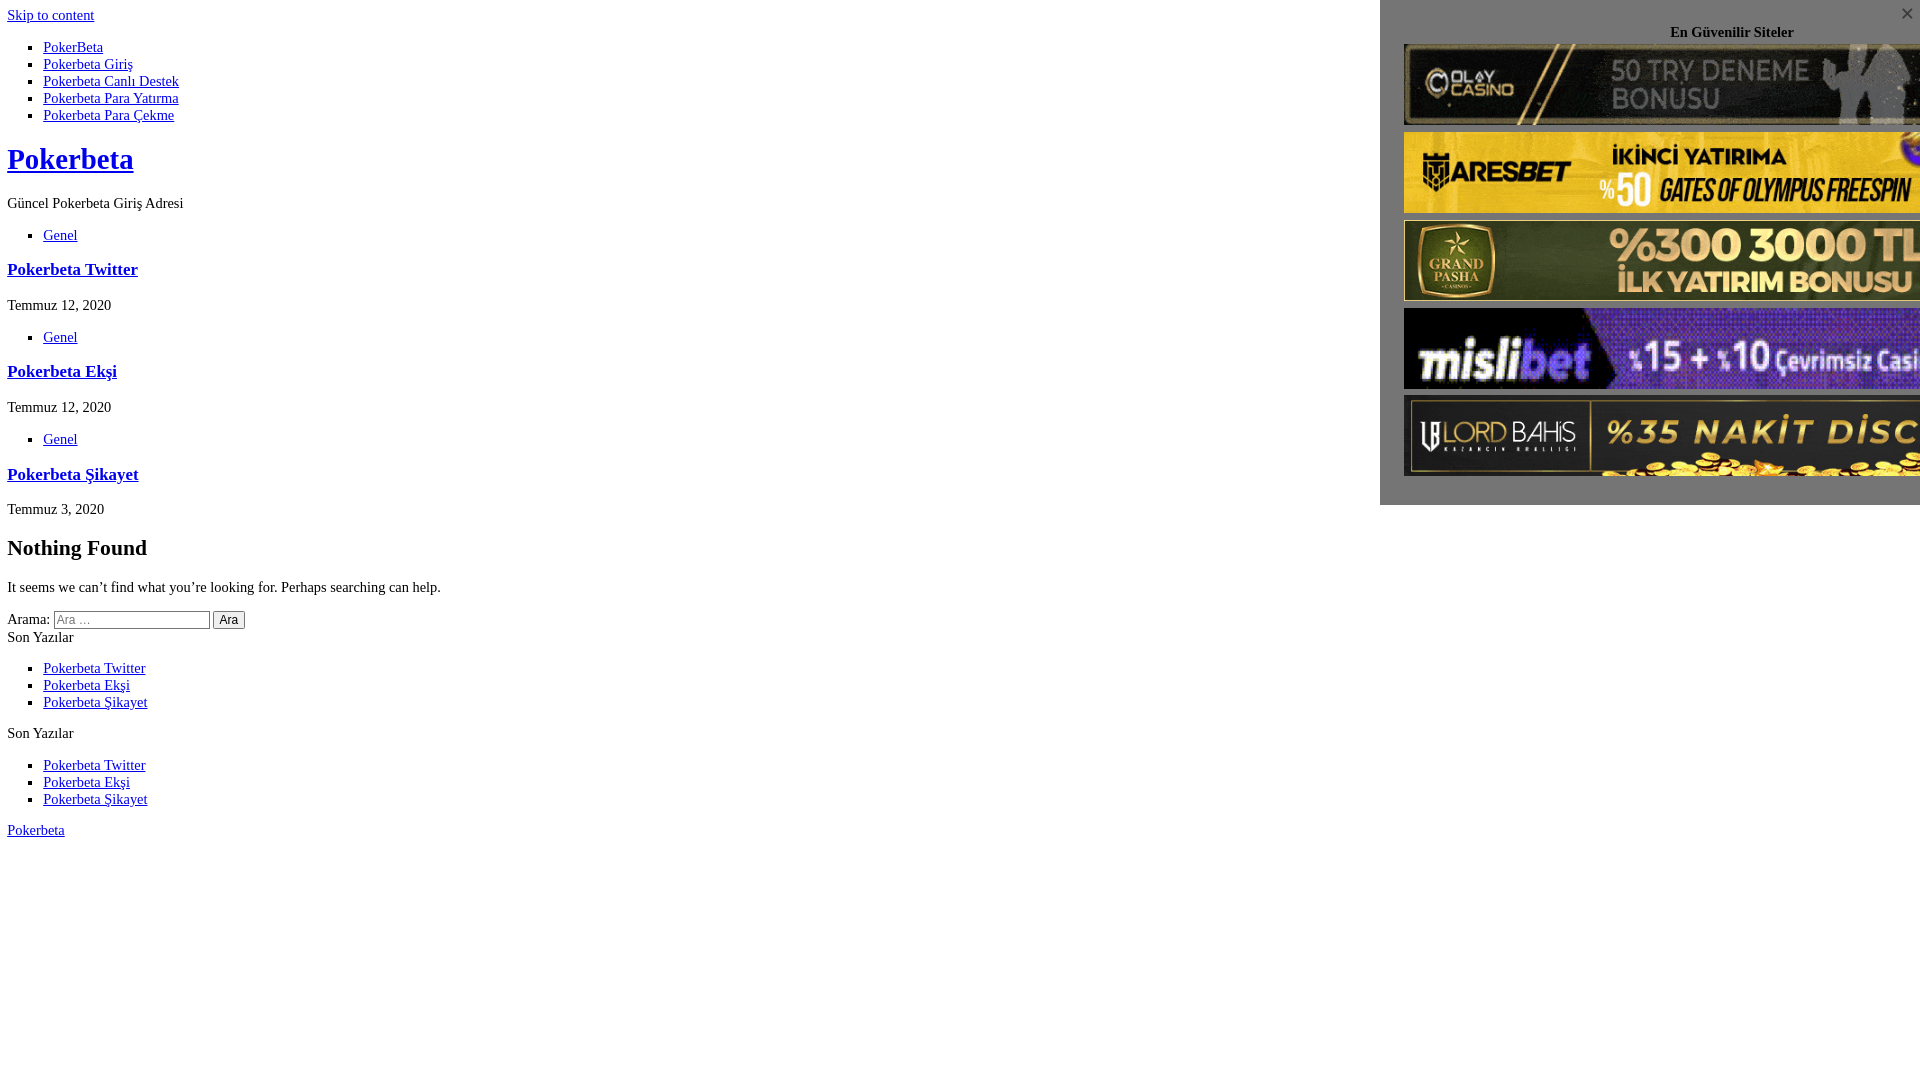 This screenshot has height=1080, width=1920. Describe the element at coordinates (56, 16) in the screenshot. I see `'Skip to content'` at that location.